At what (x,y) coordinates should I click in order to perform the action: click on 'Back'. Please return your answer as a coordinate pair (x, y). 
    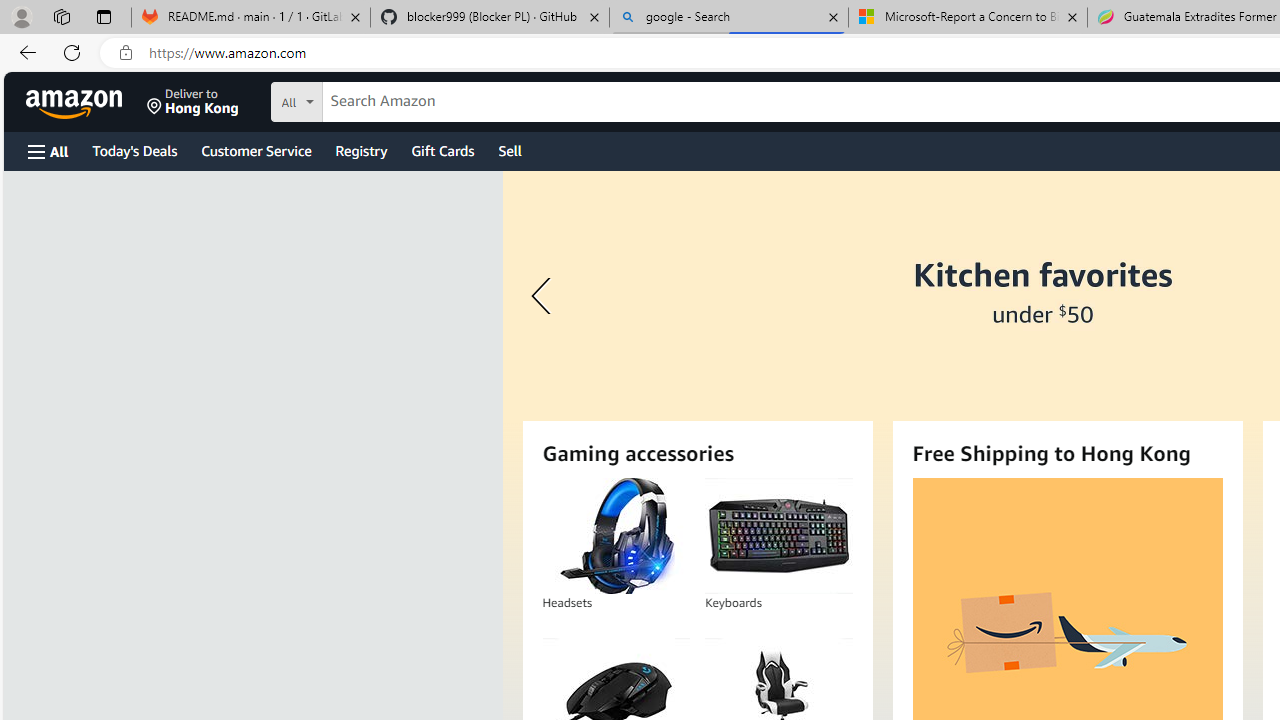
    Looking at the image, I should click on (24, 51).